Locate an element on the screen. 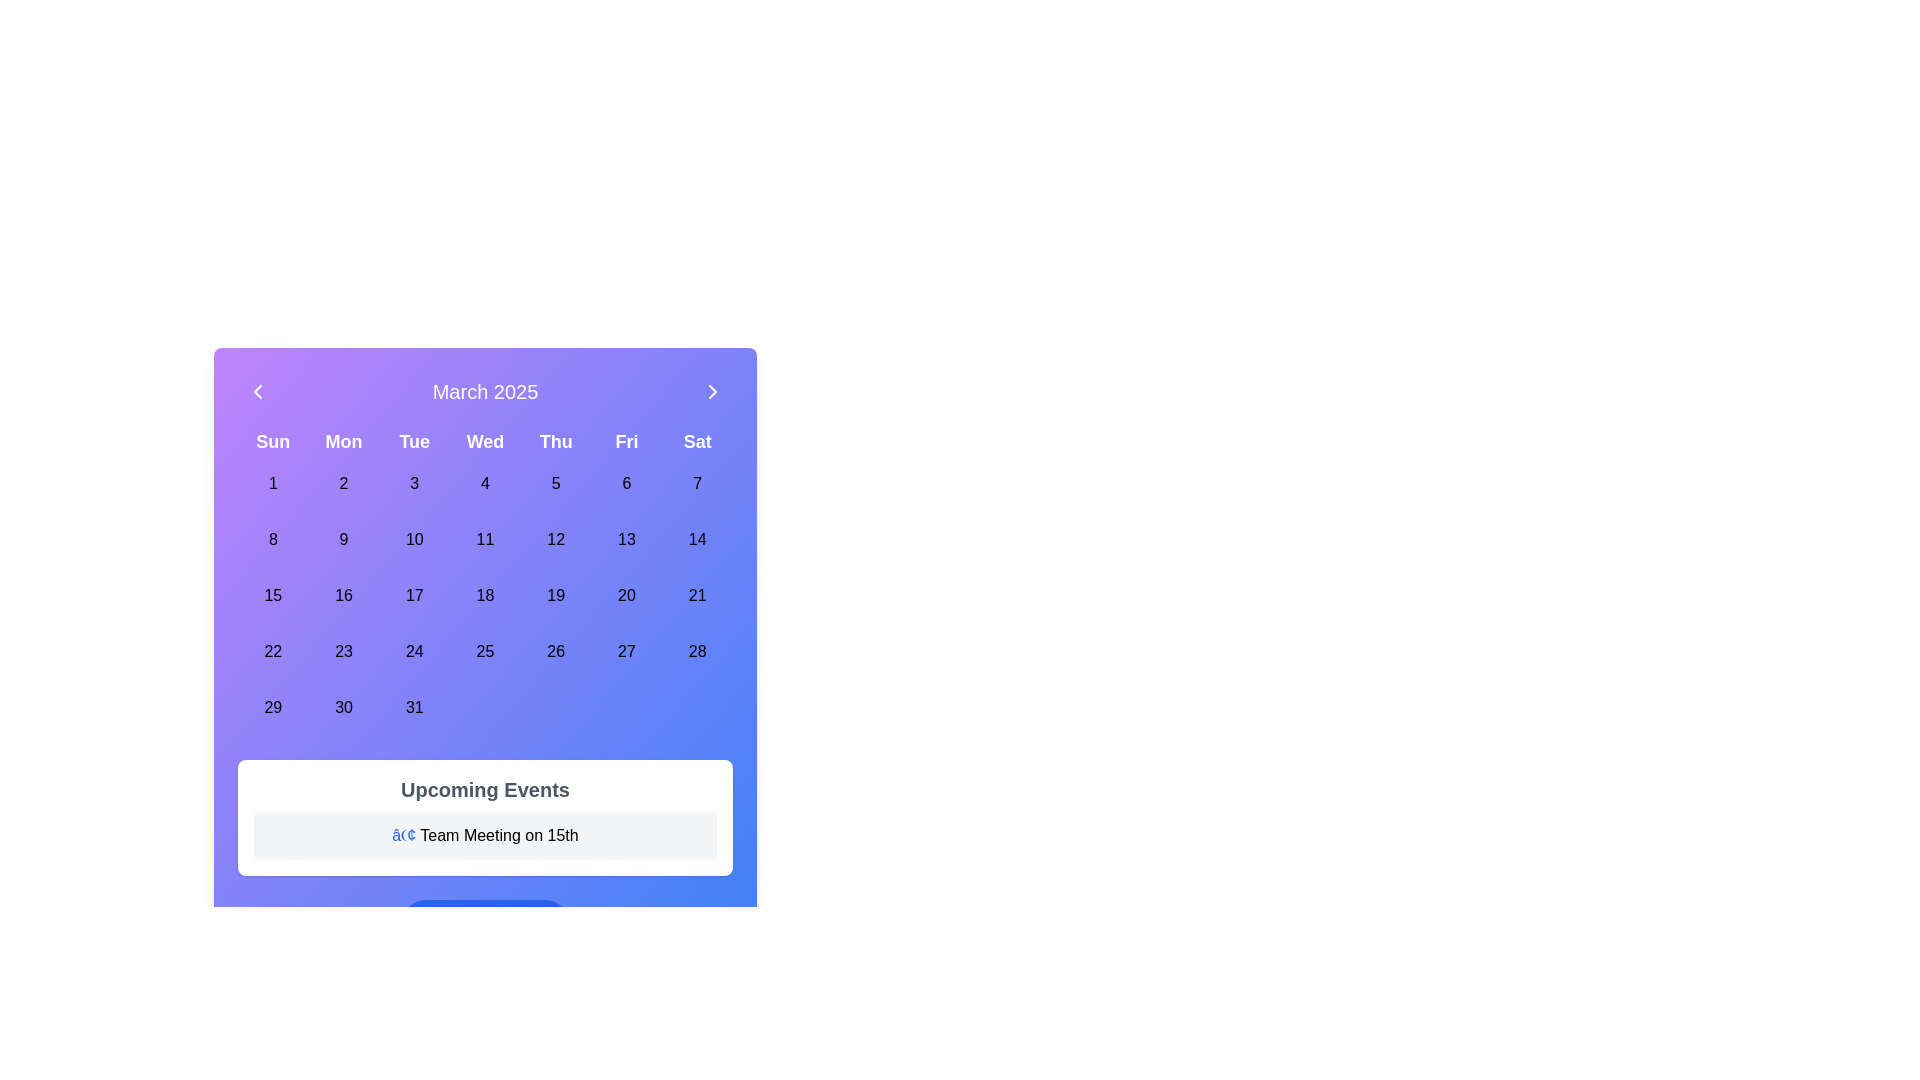 This screenshot has width=1920, height=1080. the selectable date button located in the calendar grid under 'Fri', sixth row and fifth column is located at coordinates (625, 540).